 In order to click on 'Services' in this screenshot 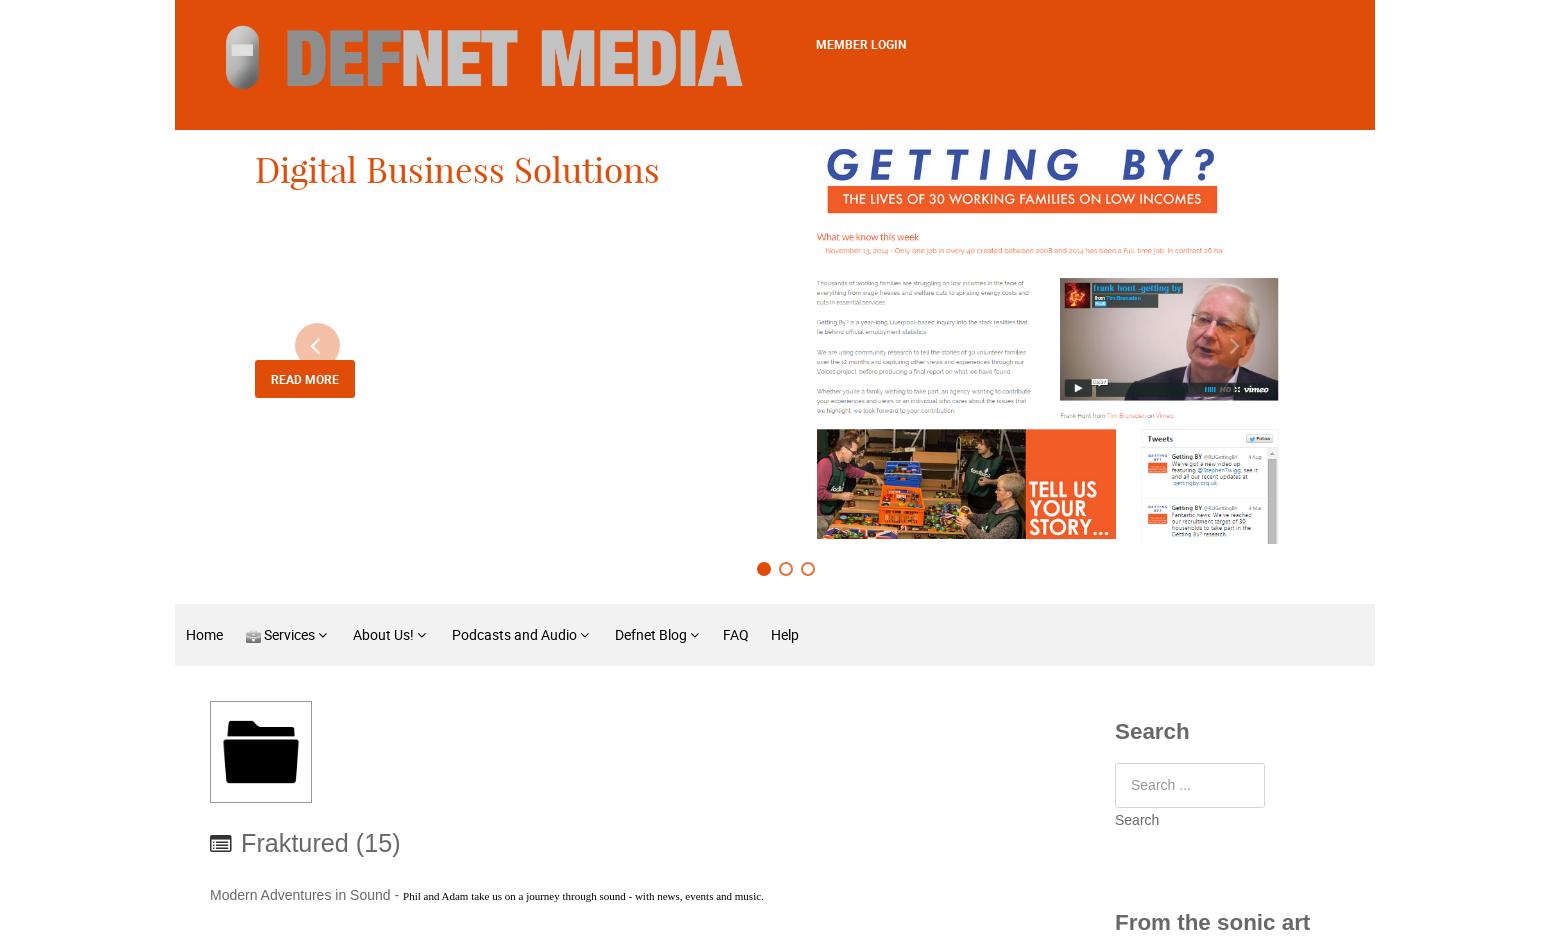, I will do `click(289, 634)`.